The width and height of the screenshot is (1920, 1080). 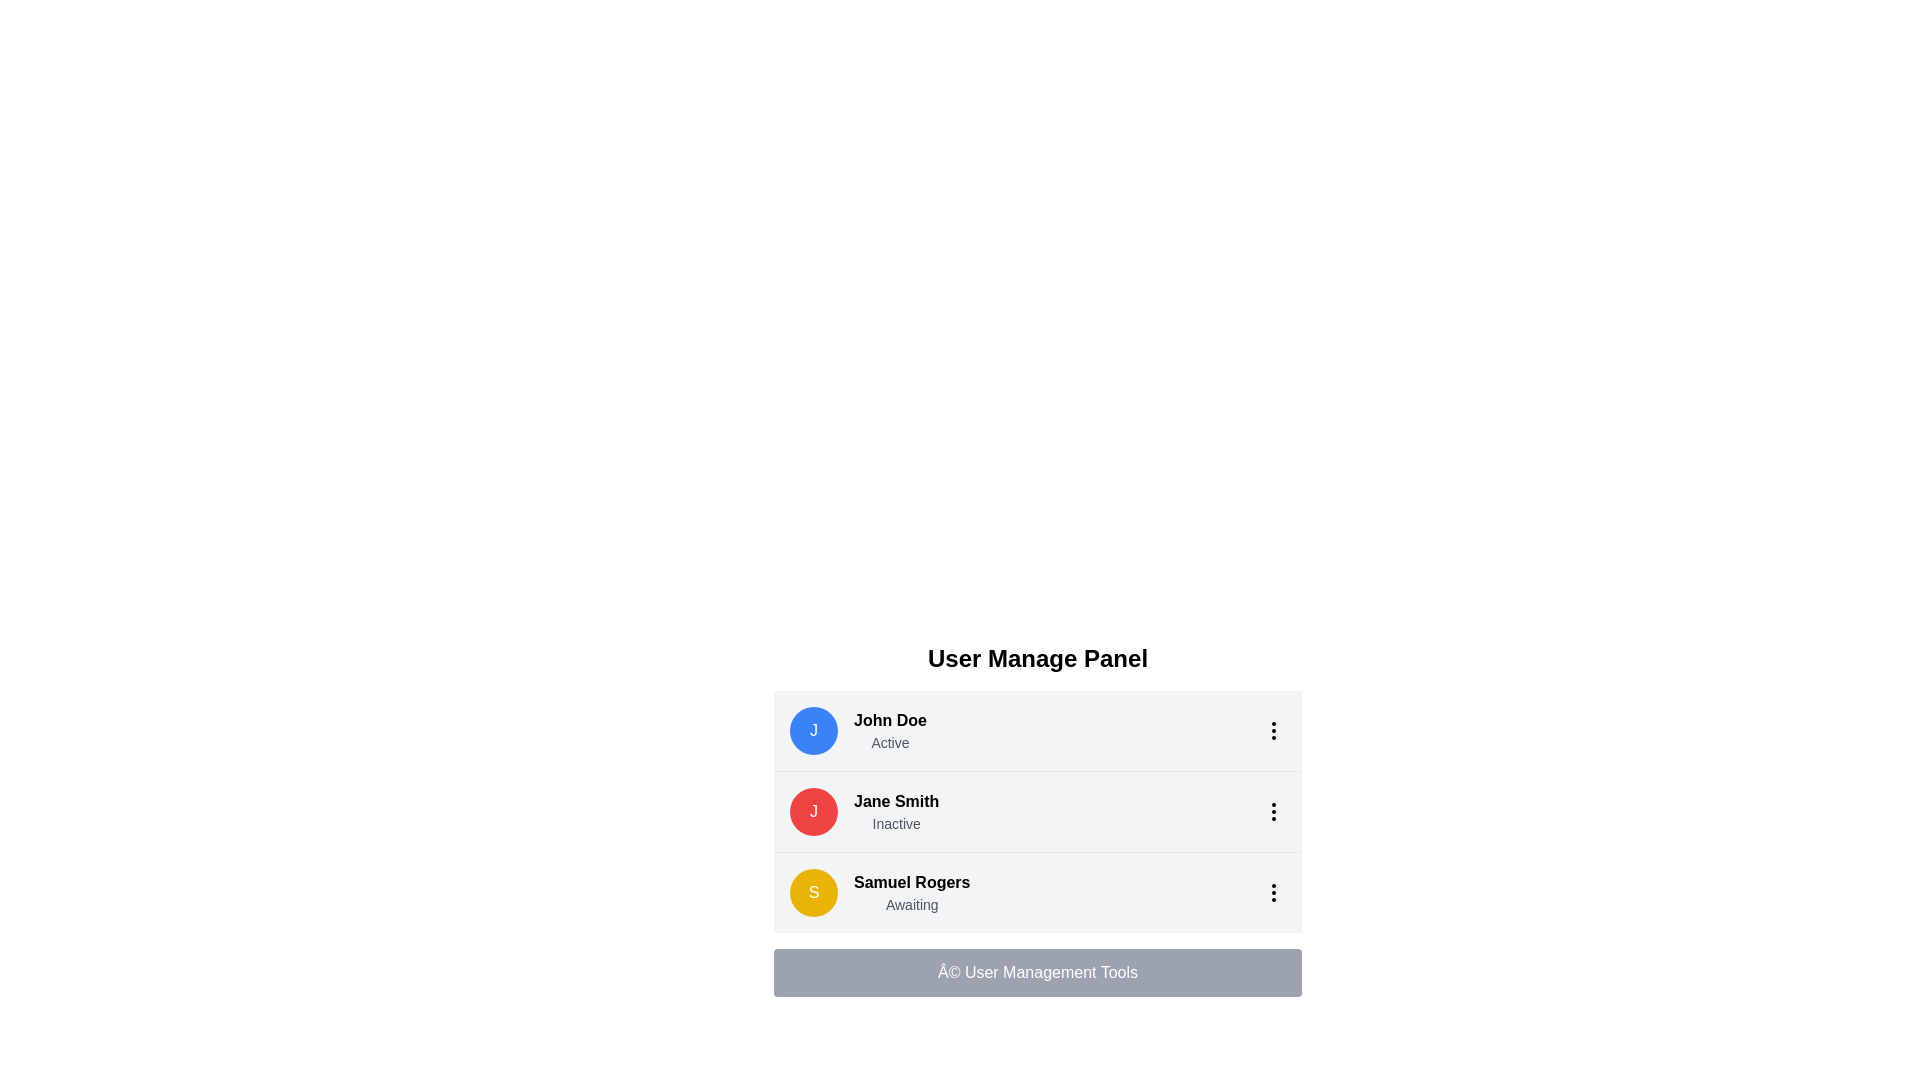 I want to click on the ellipsis menu icon represented by three vertically aligned dots, located at the rightmost edge of the row containing the text 'John Doe' and 'Active', so click(x=1272, y=731).